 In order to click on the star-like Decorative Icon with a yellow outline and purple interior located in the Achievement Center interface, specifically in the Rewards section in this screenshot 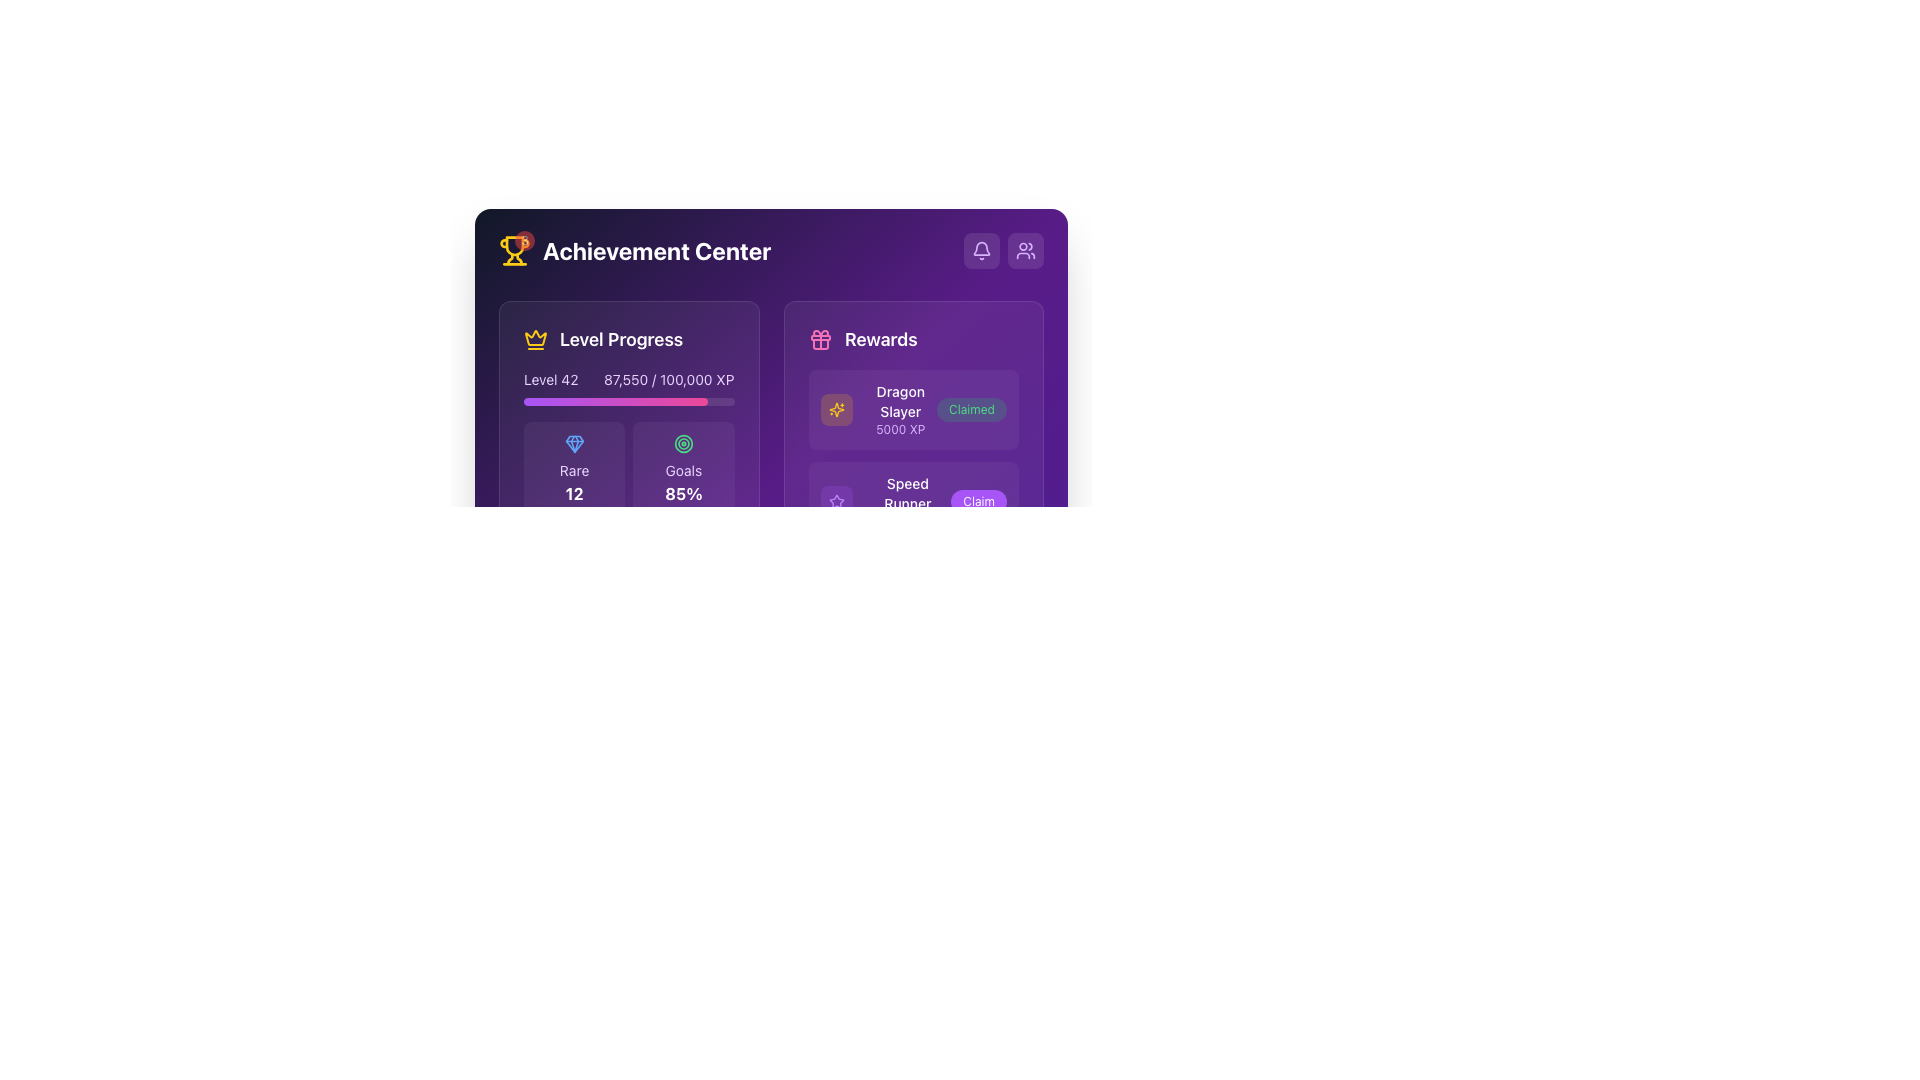, I will do `click(836, 408)`.